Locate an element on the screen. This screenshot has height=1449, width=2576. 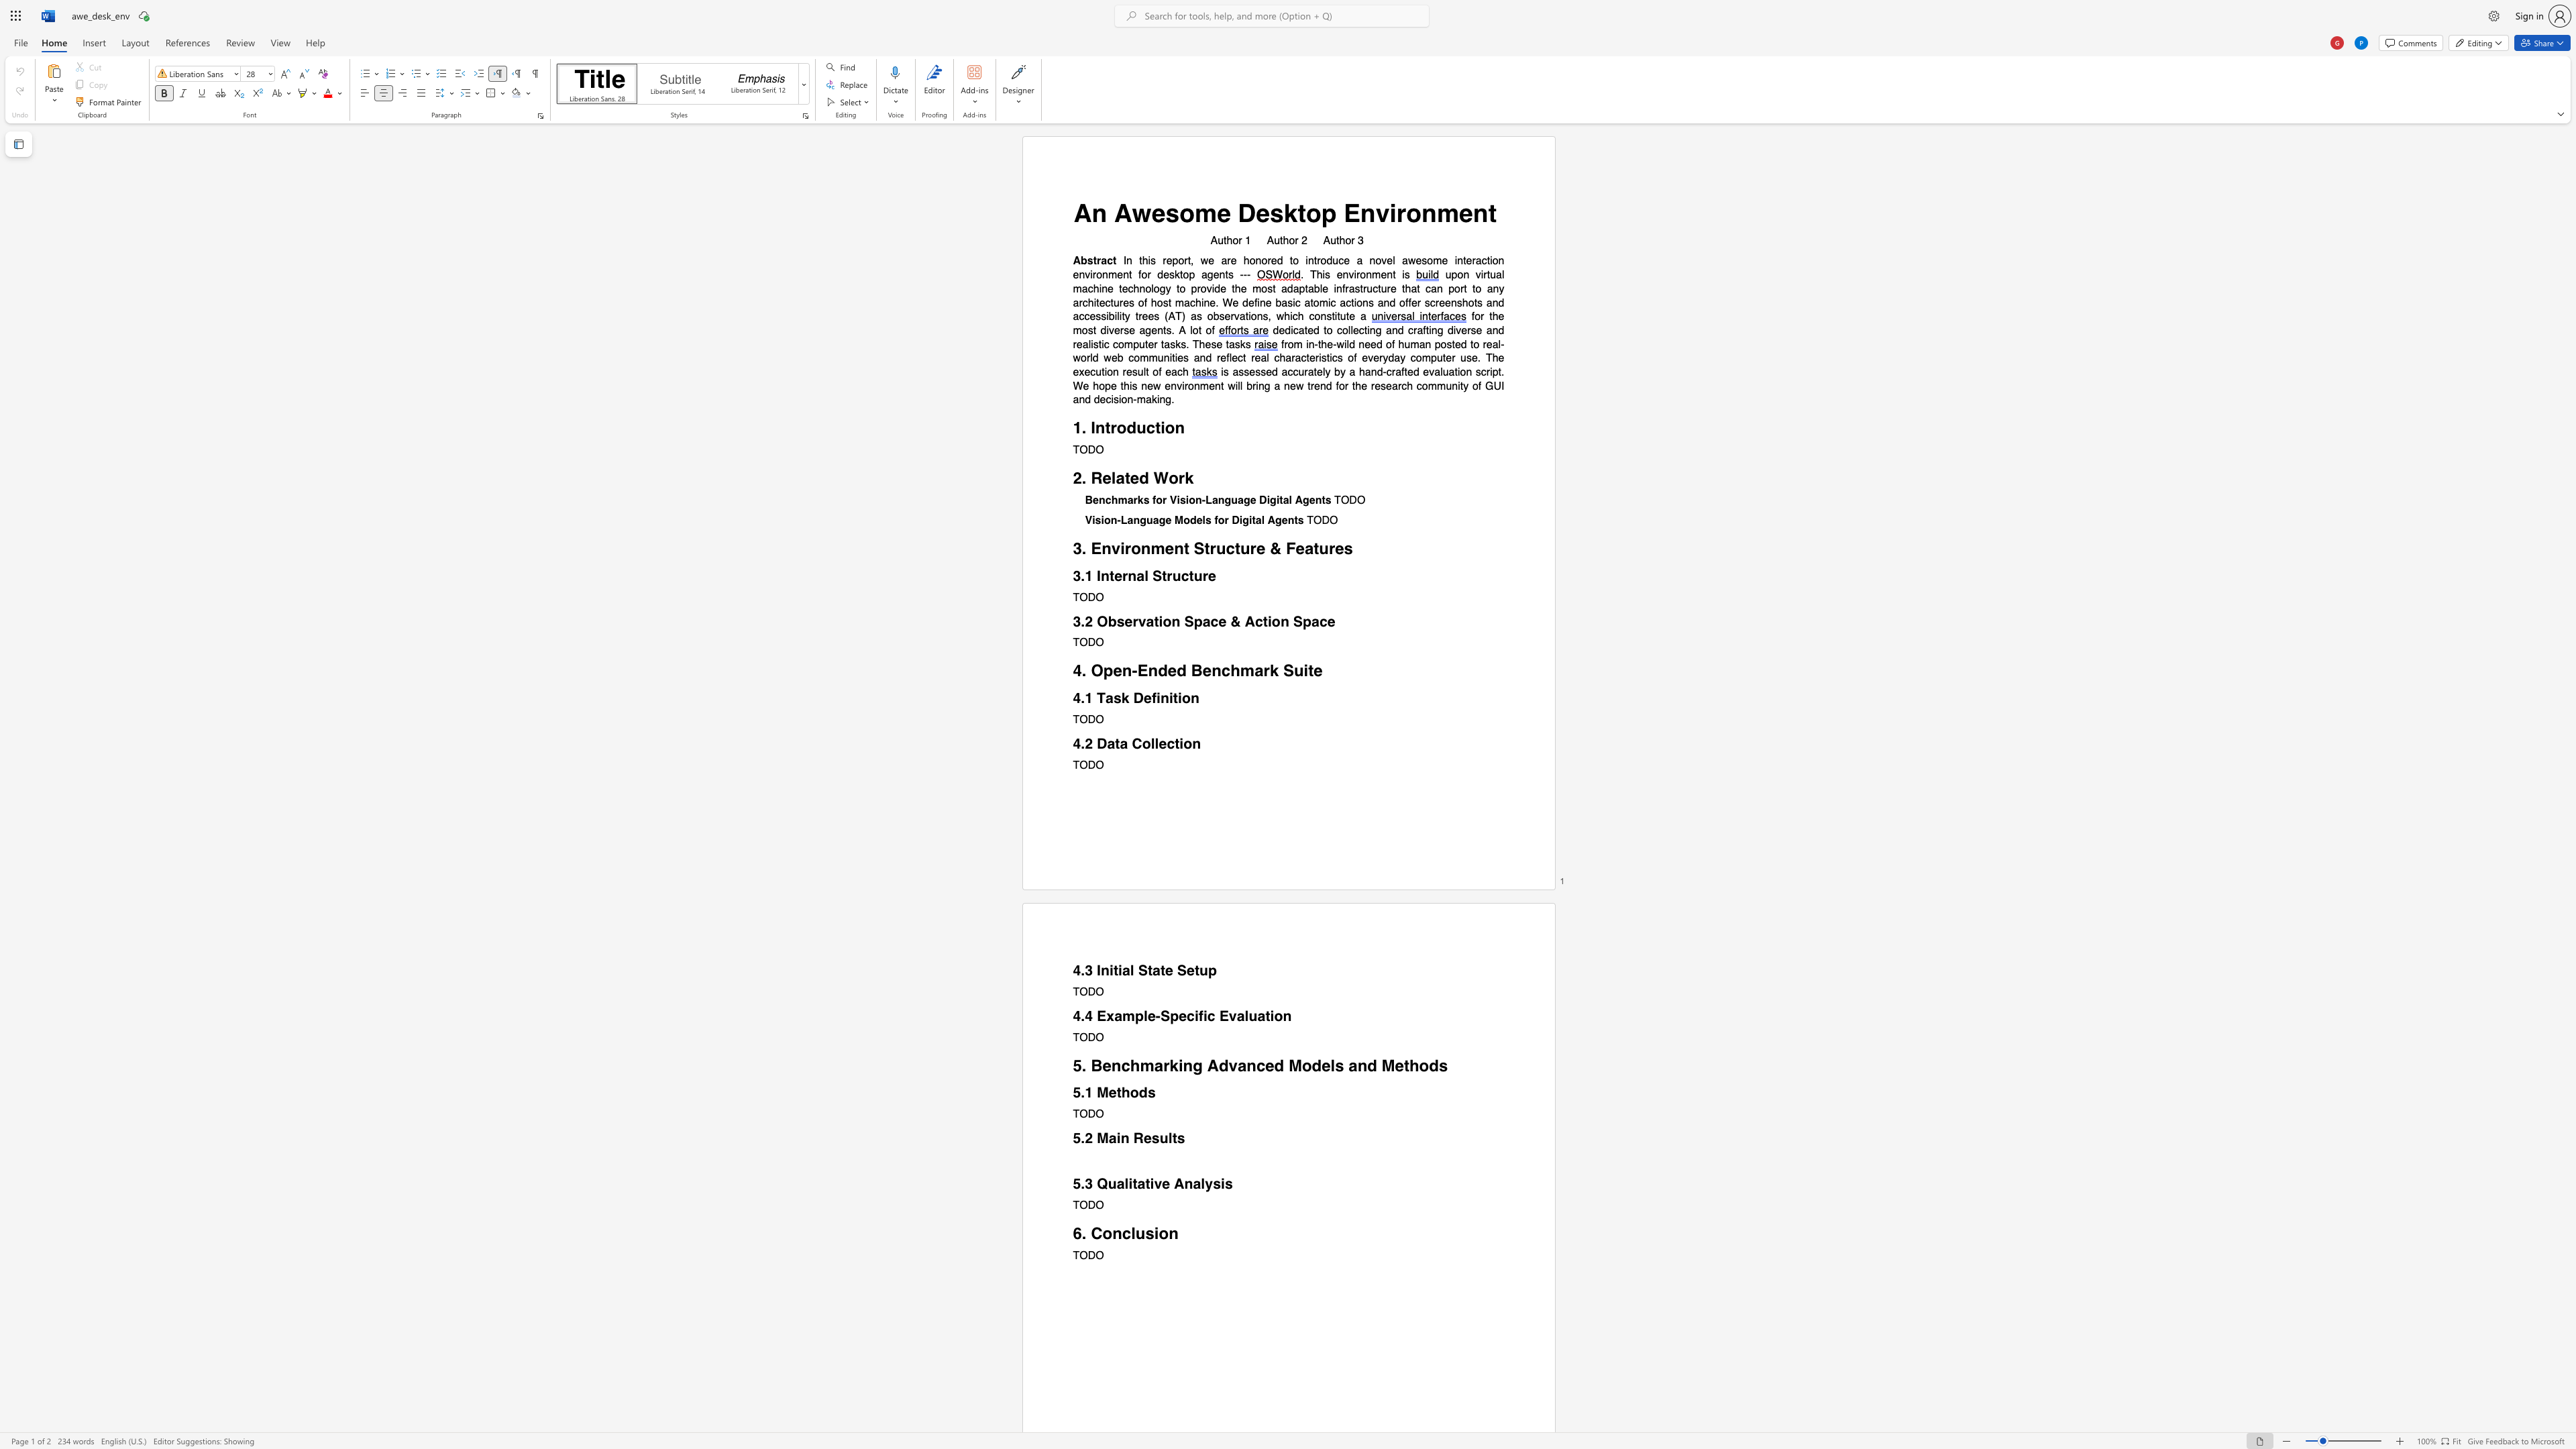
the subset text "ts" within the text "Benchmarks for Vision-Language Digital Agents" is located at coordinates (1322, 500).